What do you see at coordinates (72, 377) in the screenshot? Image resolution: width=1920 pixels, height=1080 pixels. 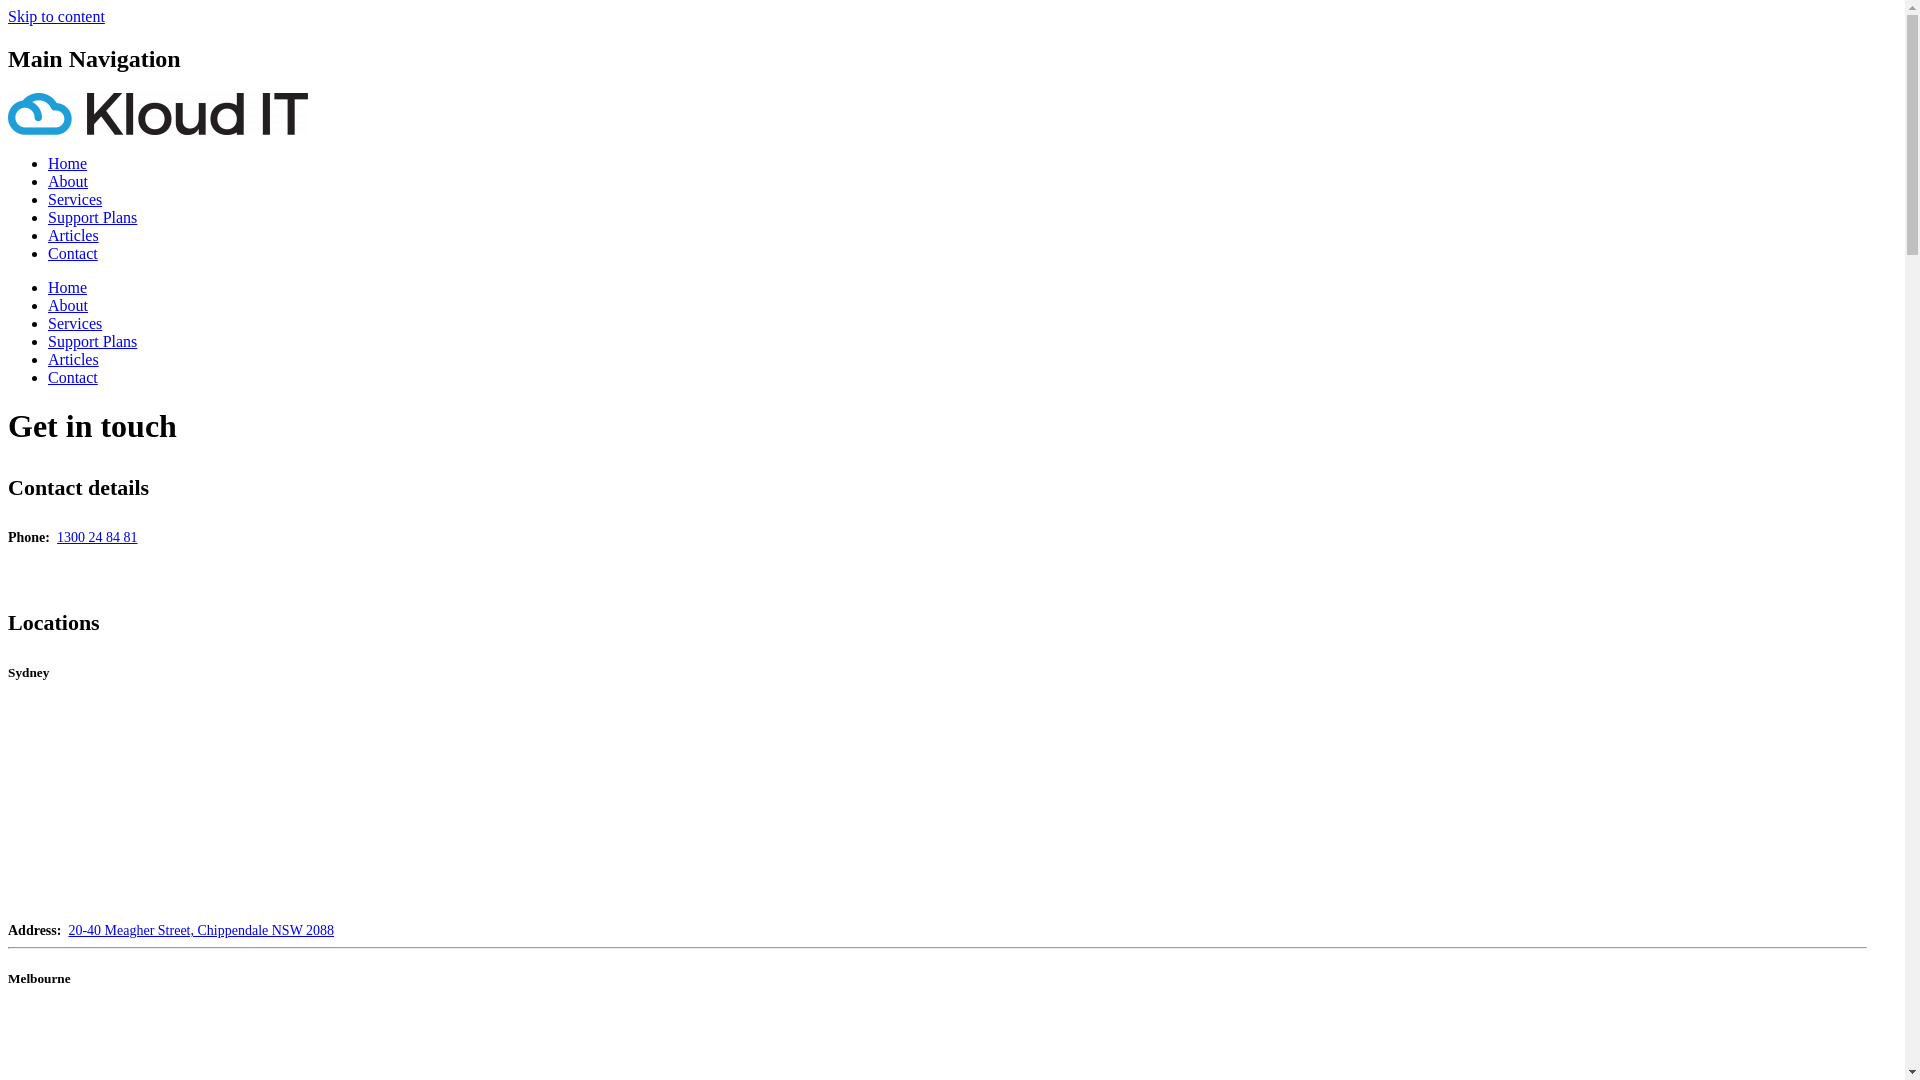 I see `'Contact'` at bounding box center [72, 377].